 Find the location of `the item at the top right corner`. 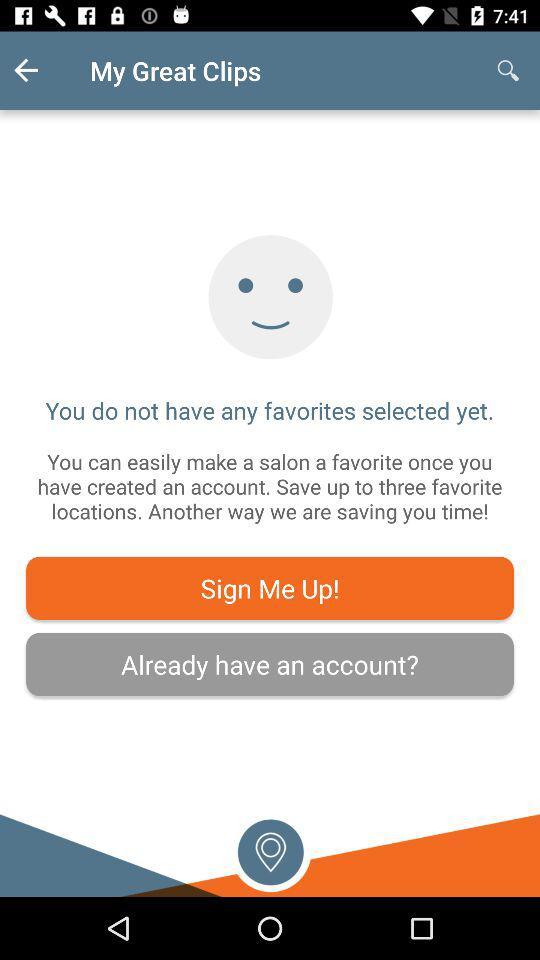

the item at the top right corner is located at coordinates (508, 70).